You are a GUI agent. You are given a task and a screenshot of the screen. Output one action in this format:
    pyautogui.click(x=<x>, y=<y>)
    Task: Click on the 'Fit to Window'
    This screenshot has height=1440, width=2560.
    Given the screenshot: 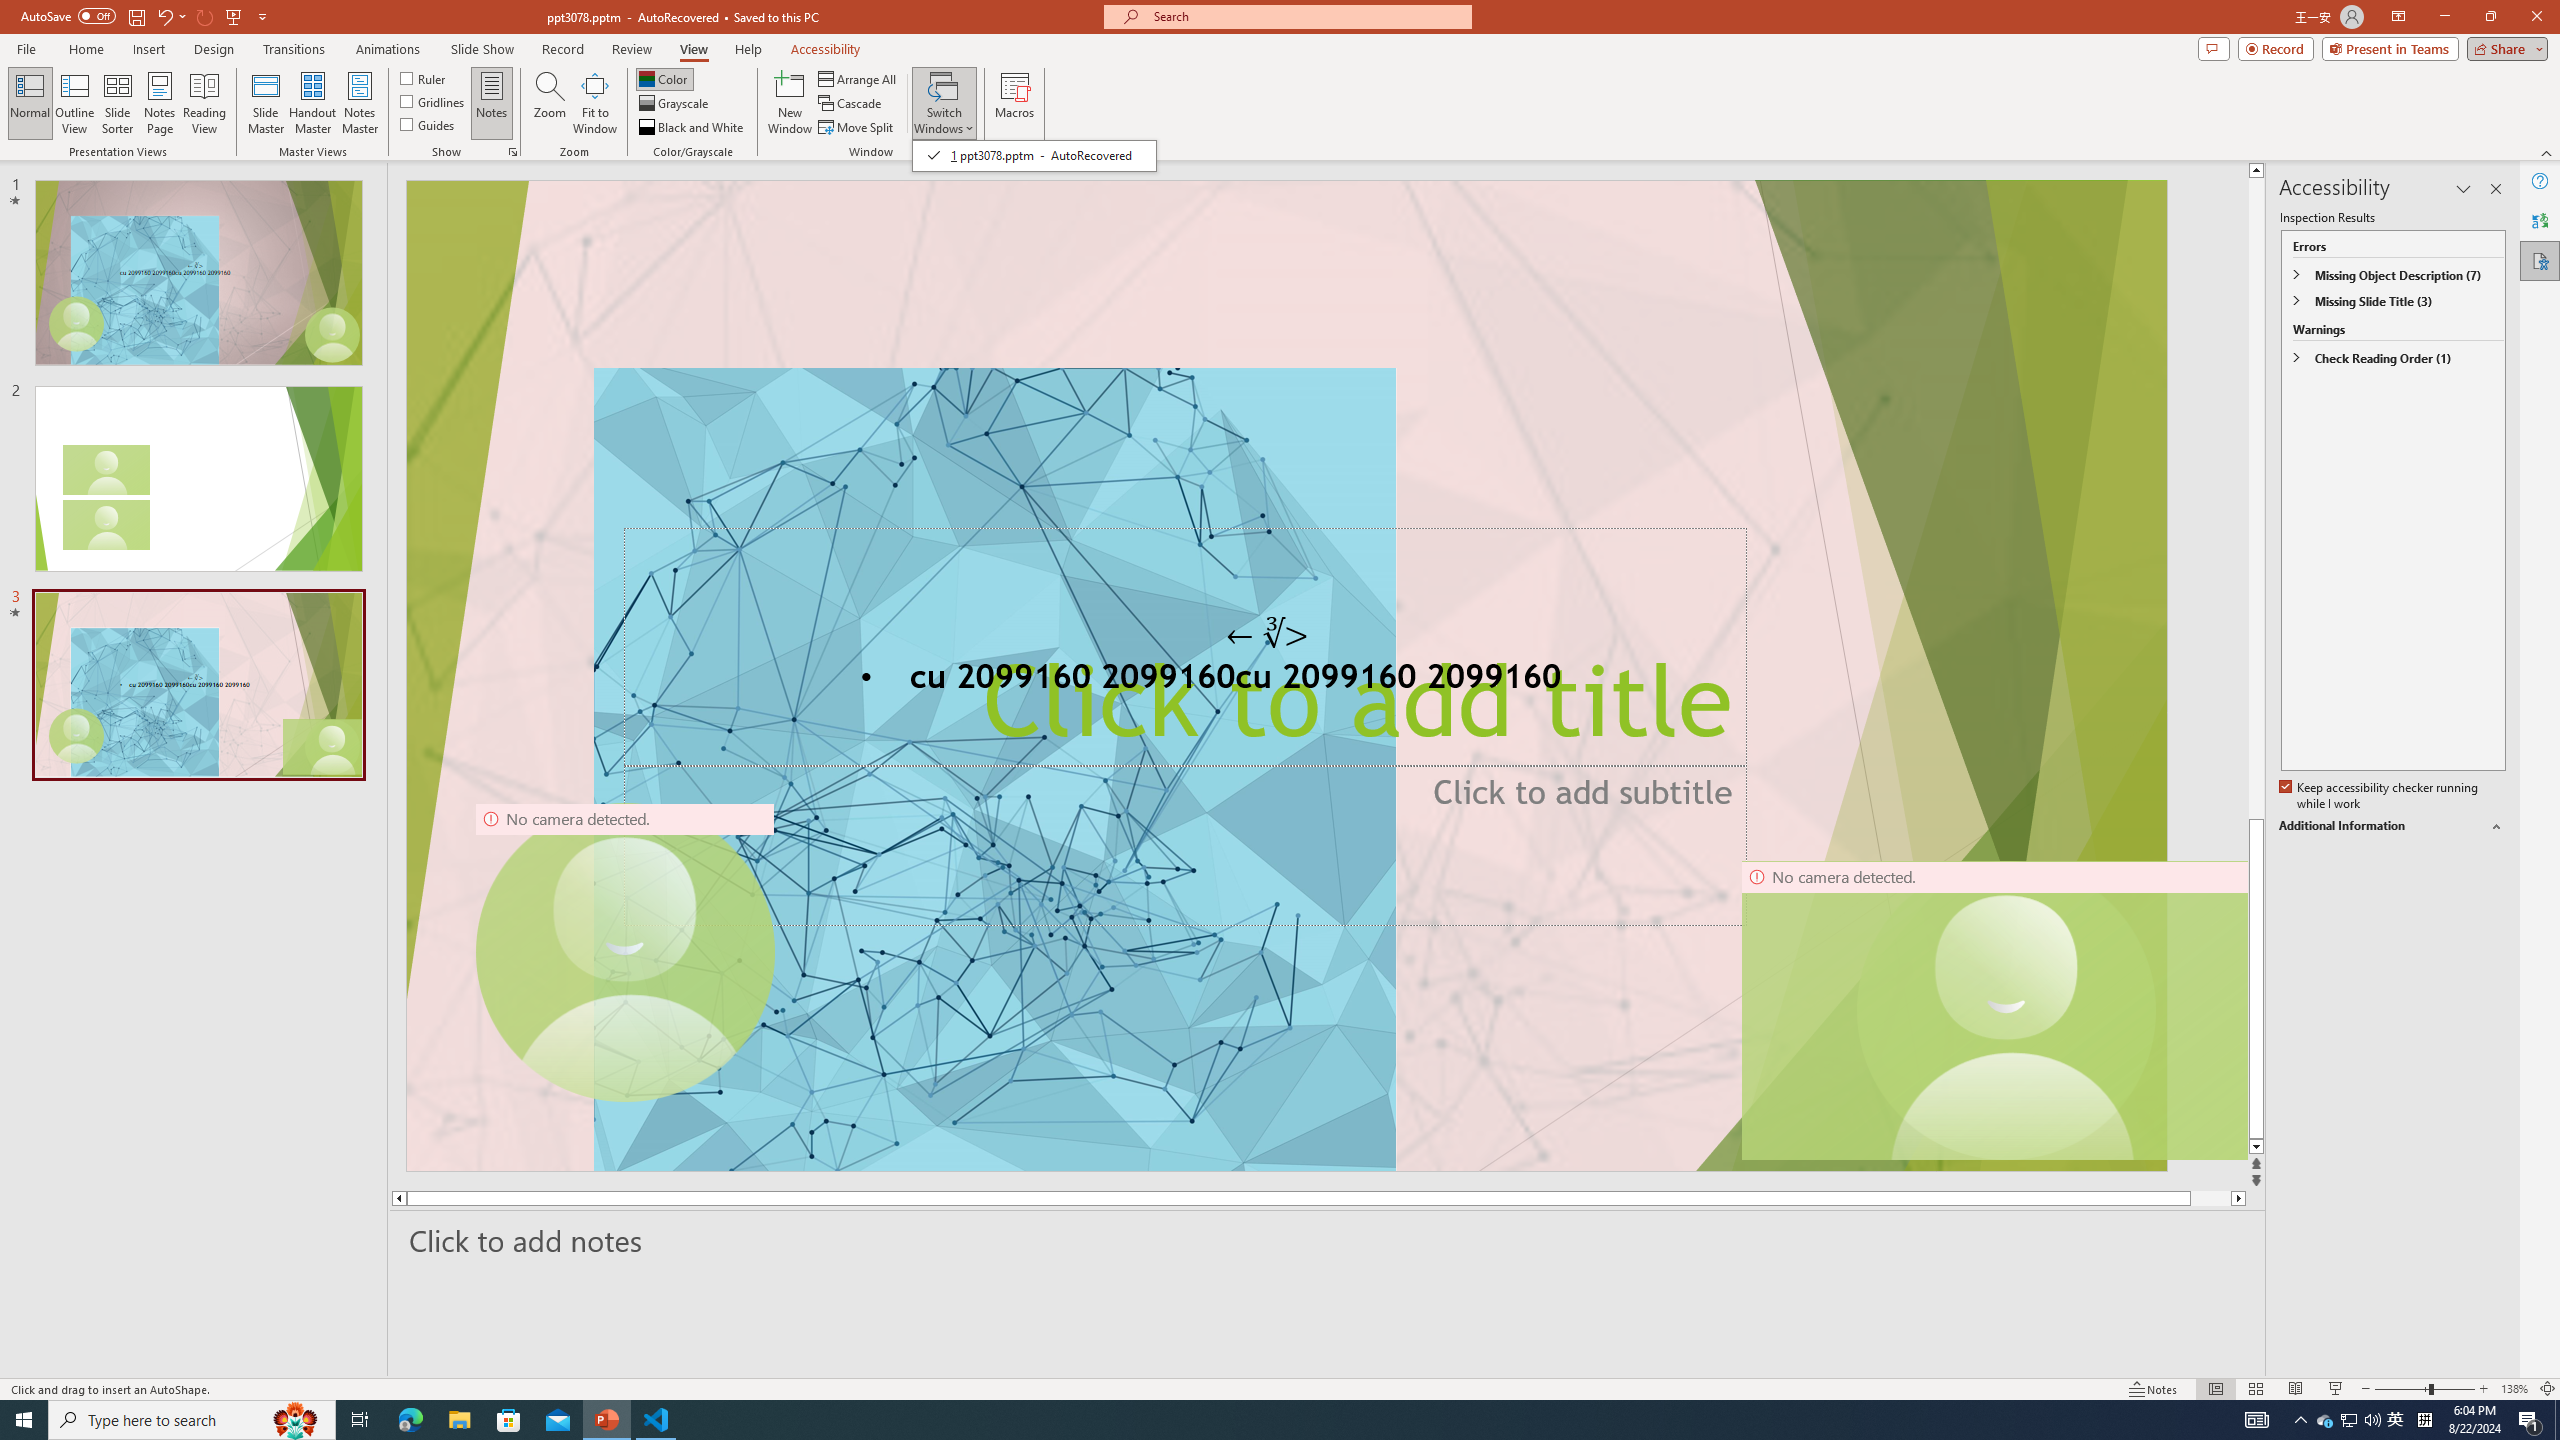 What is the action you would take?
    pyautogui.click(x=595, y=103)
    